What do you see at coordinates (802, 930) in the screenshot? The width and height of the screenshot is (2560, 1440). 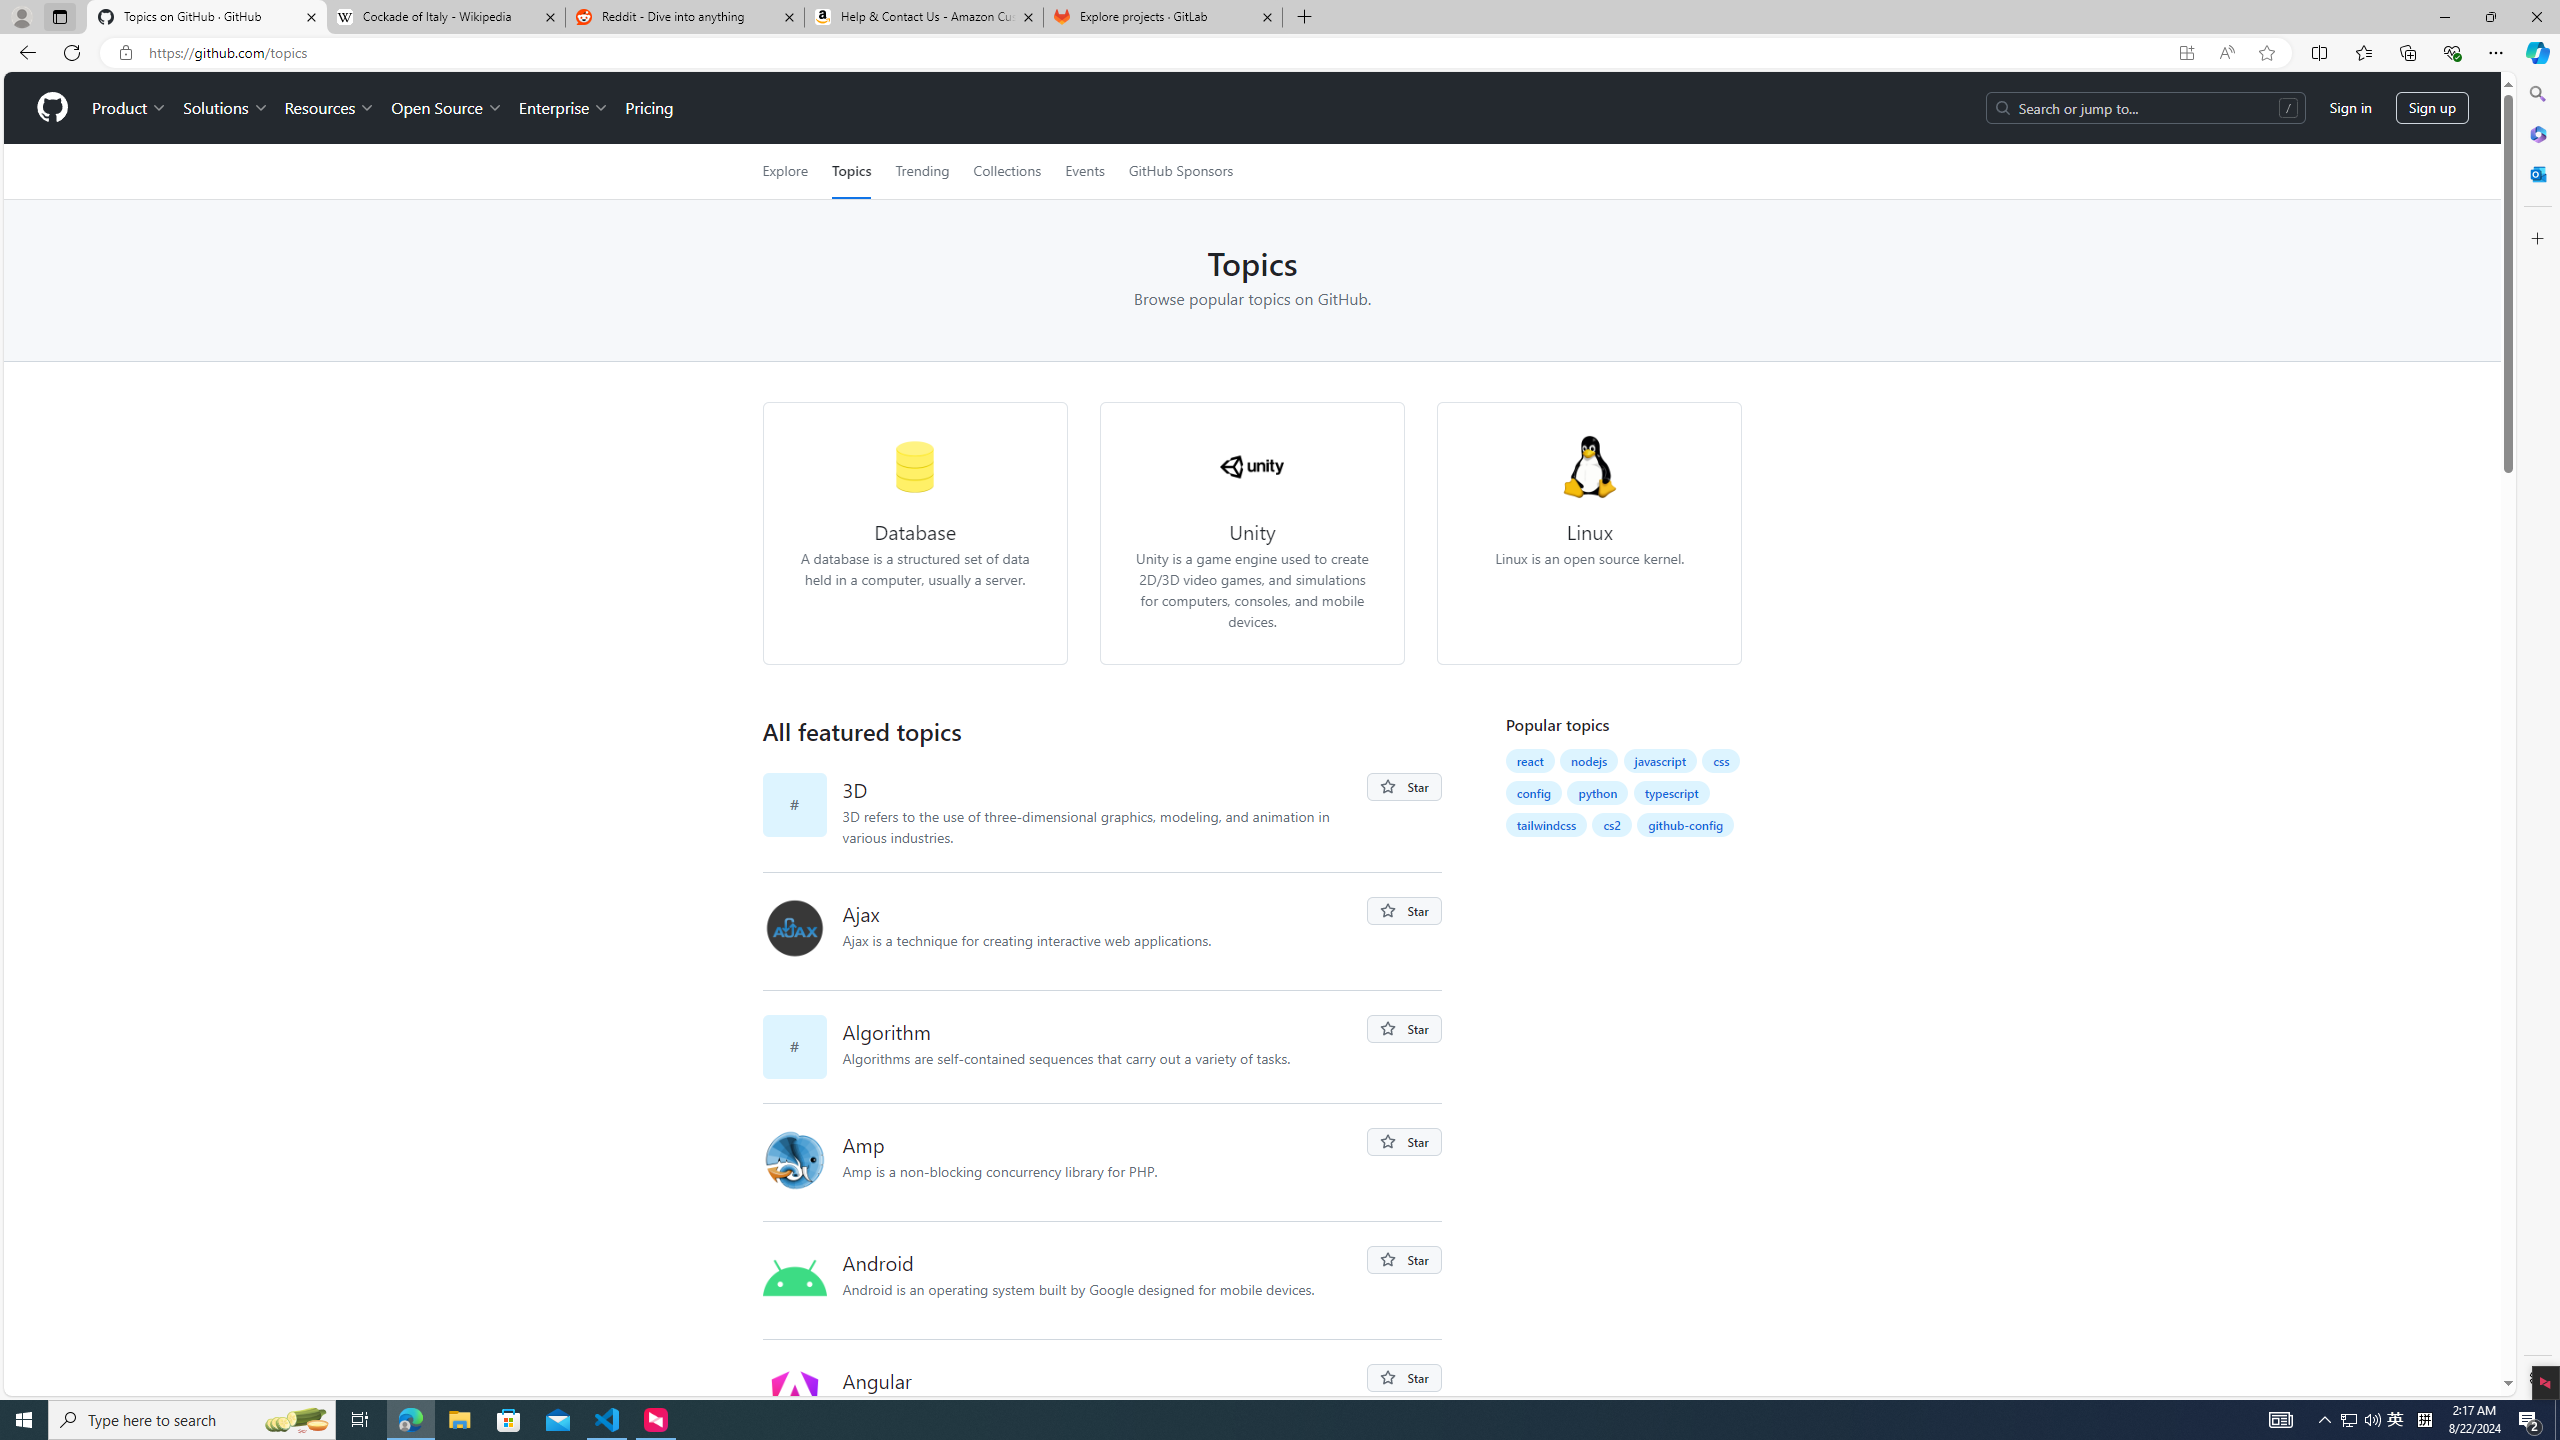 I see `'ajax'` at bounding box center [802, 930].